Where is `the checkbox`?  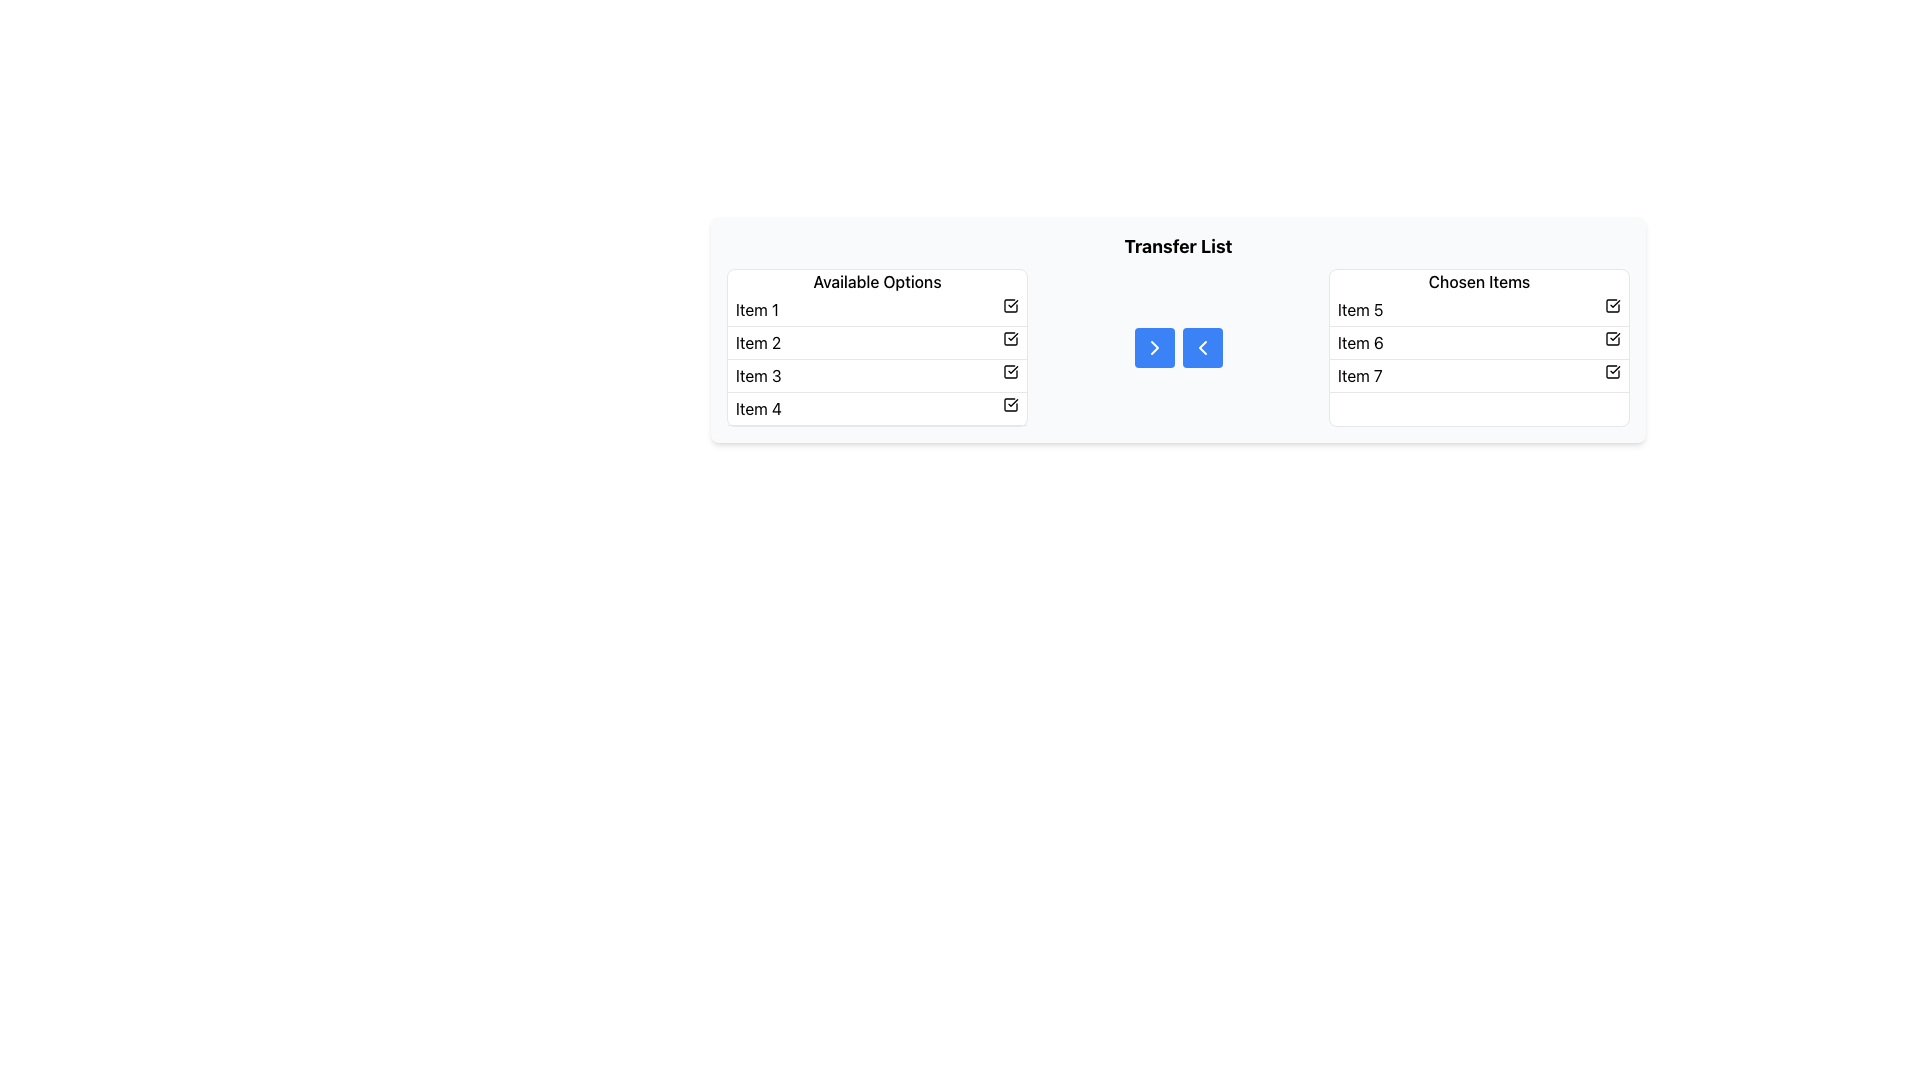
the checkbox is located at coordinates (1479, 342).